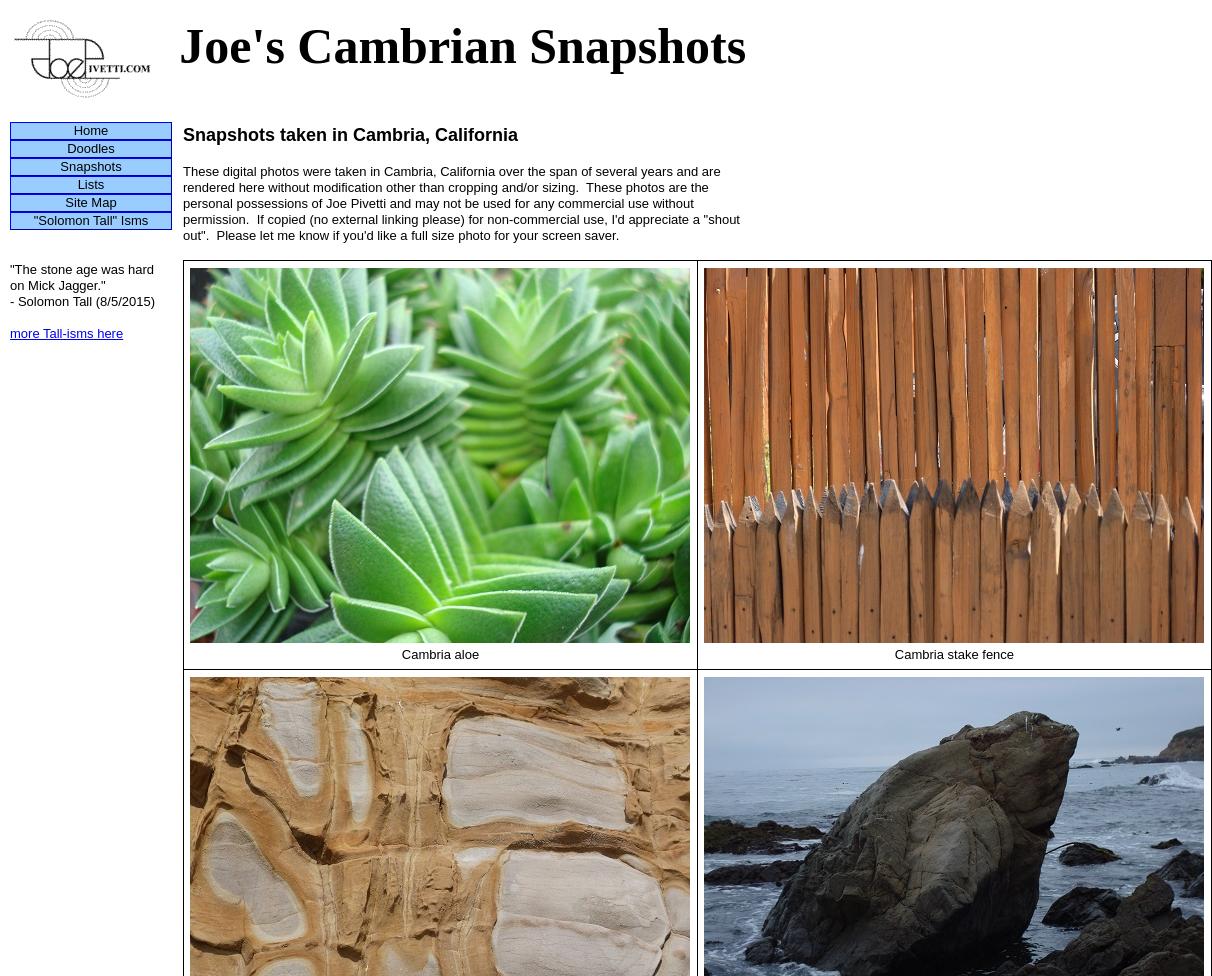 Image resolution: width=1212 pixels, height=976 pixels. I want to click on 'Snapshots', so click(58, 165).